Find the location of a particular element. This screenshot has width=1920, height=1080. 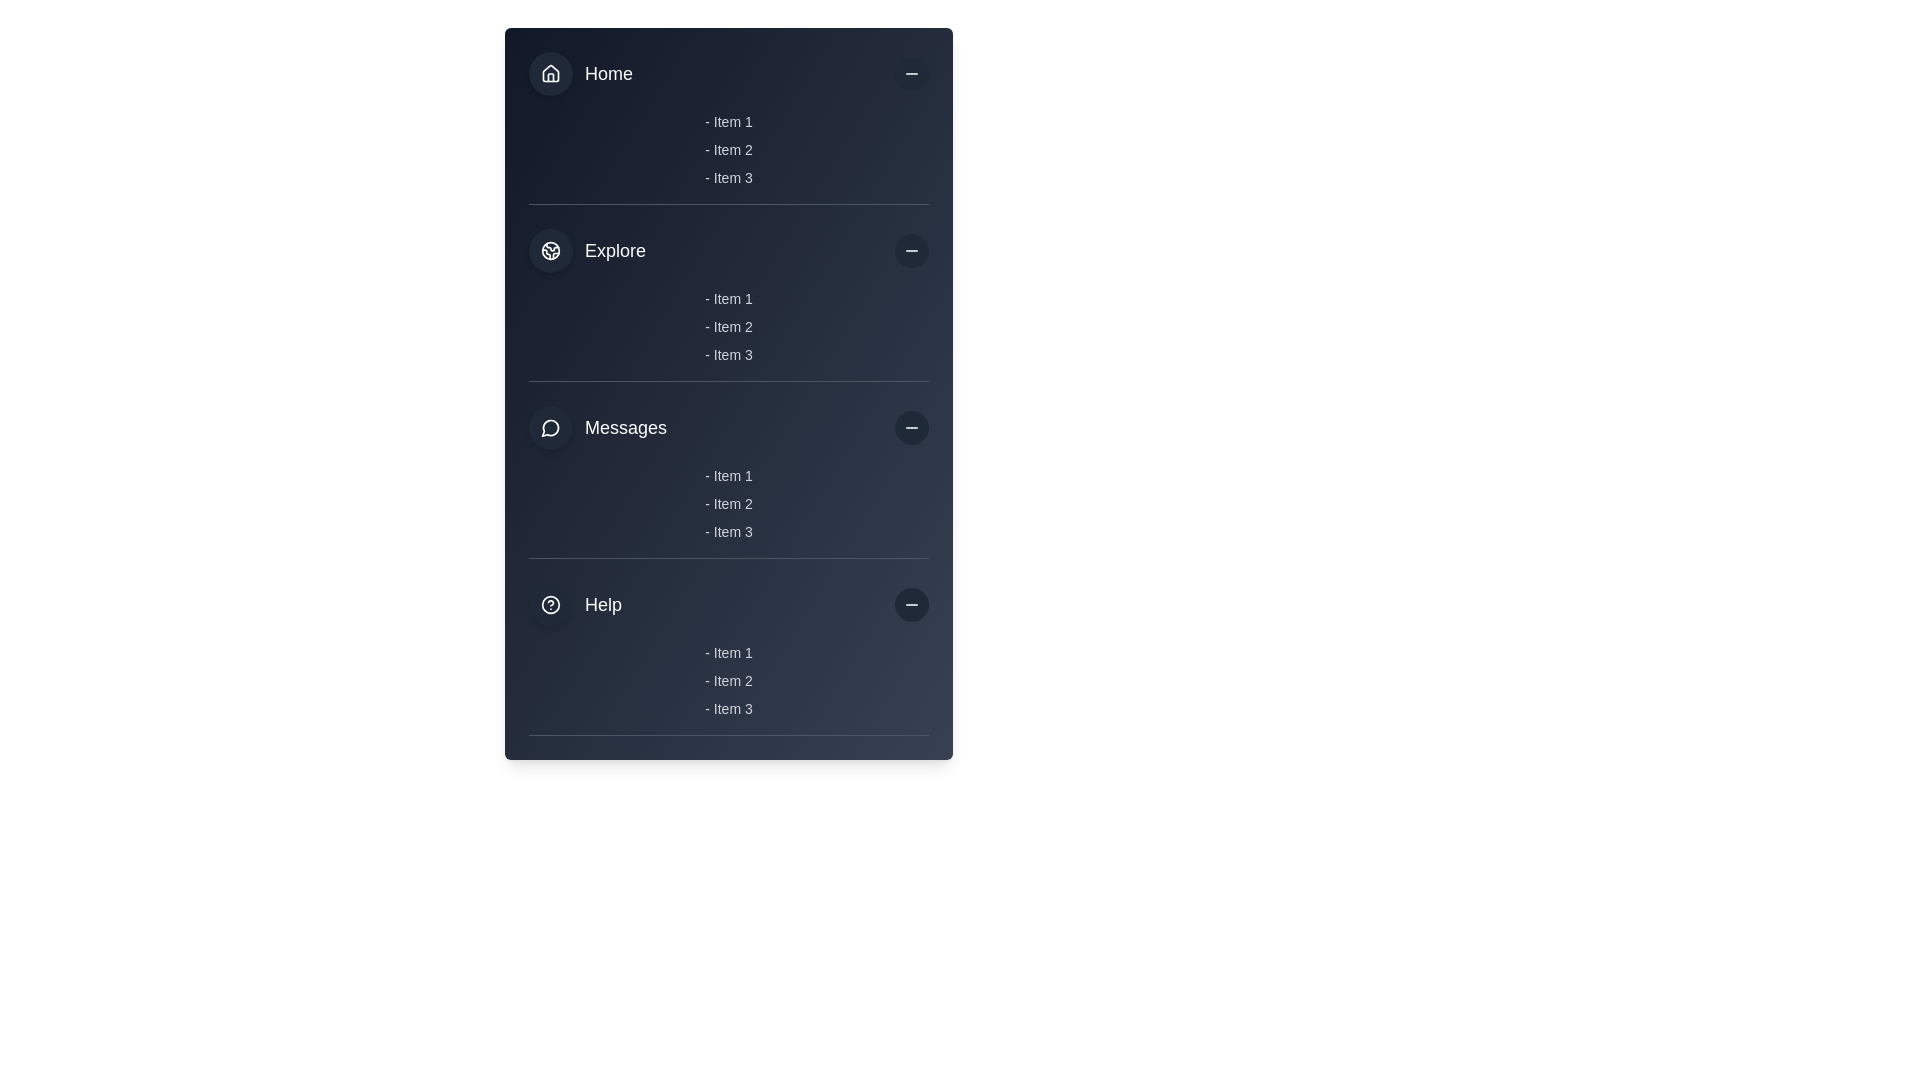

the third horizontal line button aligned to the right side of the 'Messages' section is located at coordinates (911, 427).